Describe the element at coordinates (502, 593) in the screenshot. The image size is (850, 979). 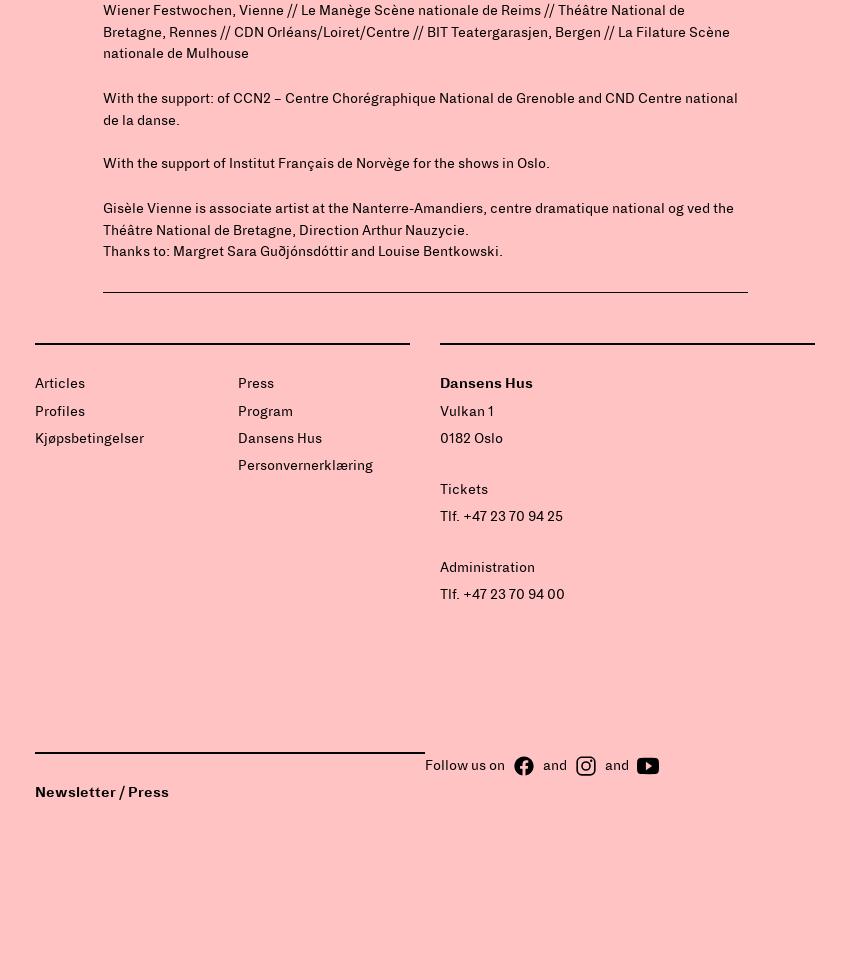
I see `'Tlf. +47 23 70 94 00'` at that location.